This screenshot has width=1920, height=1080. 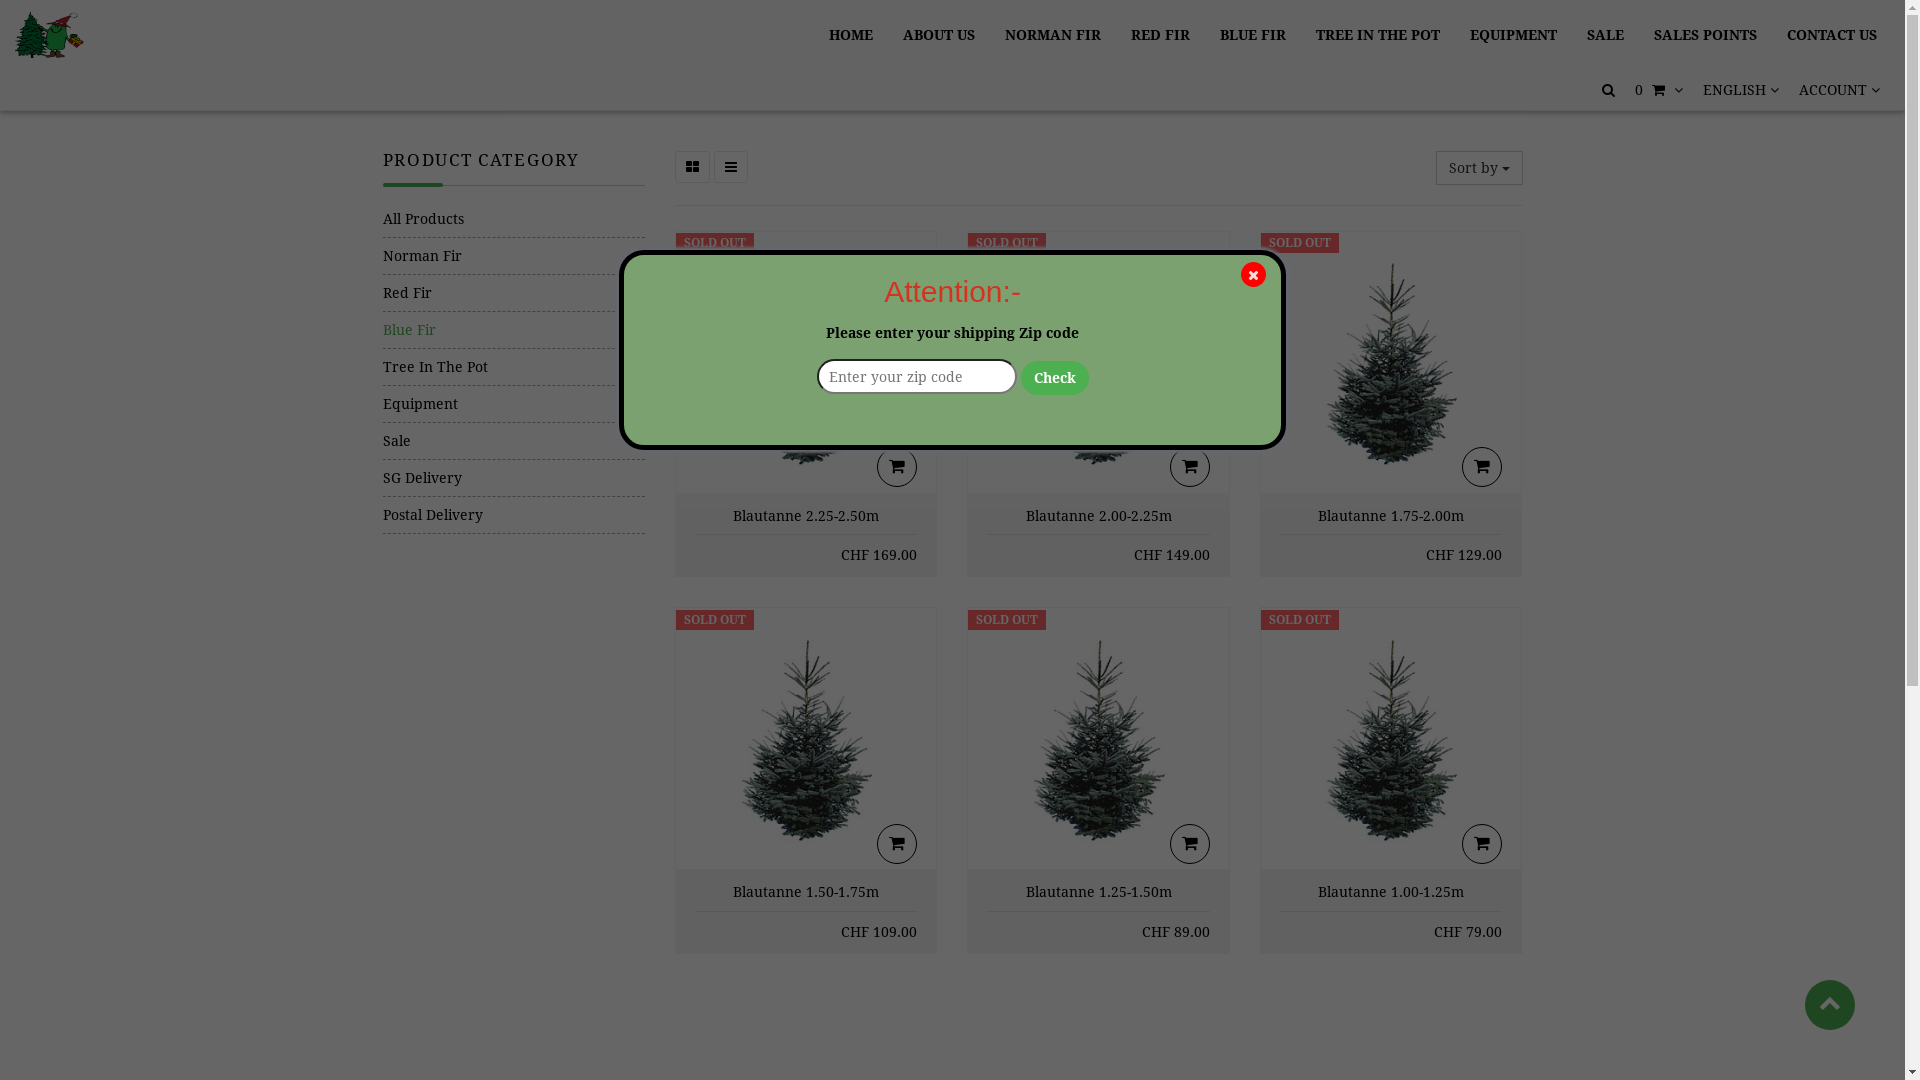 What do you see at coordinates (513, 366) in the screenshot?
I see `'Tree In The Pot'` at bounding box center [513, 366].